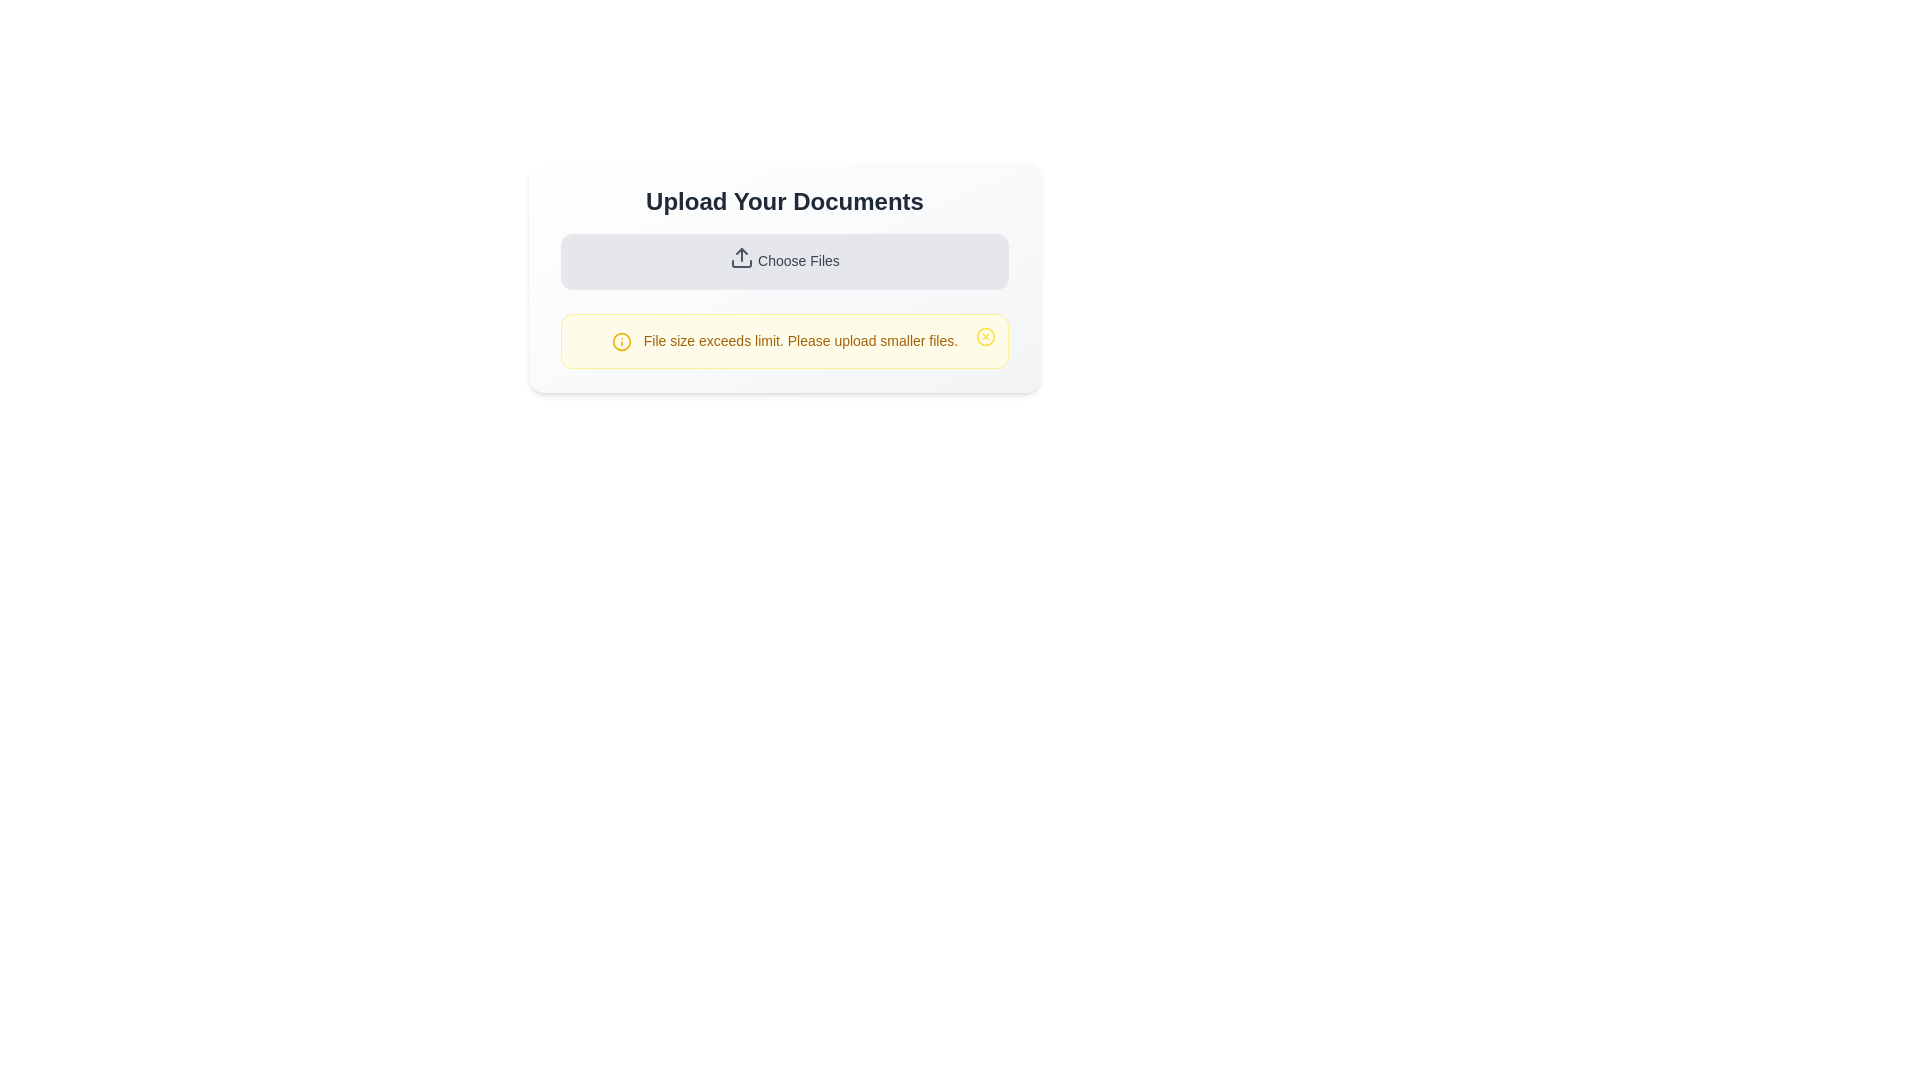 The width and height of the screenshot is (1920, 1080). Describe the element at coordinates (741, 257) in the screenshot. I see `the 'Choose Files' button, which contains the Upload Icon that symbolizes file selection` at that location.